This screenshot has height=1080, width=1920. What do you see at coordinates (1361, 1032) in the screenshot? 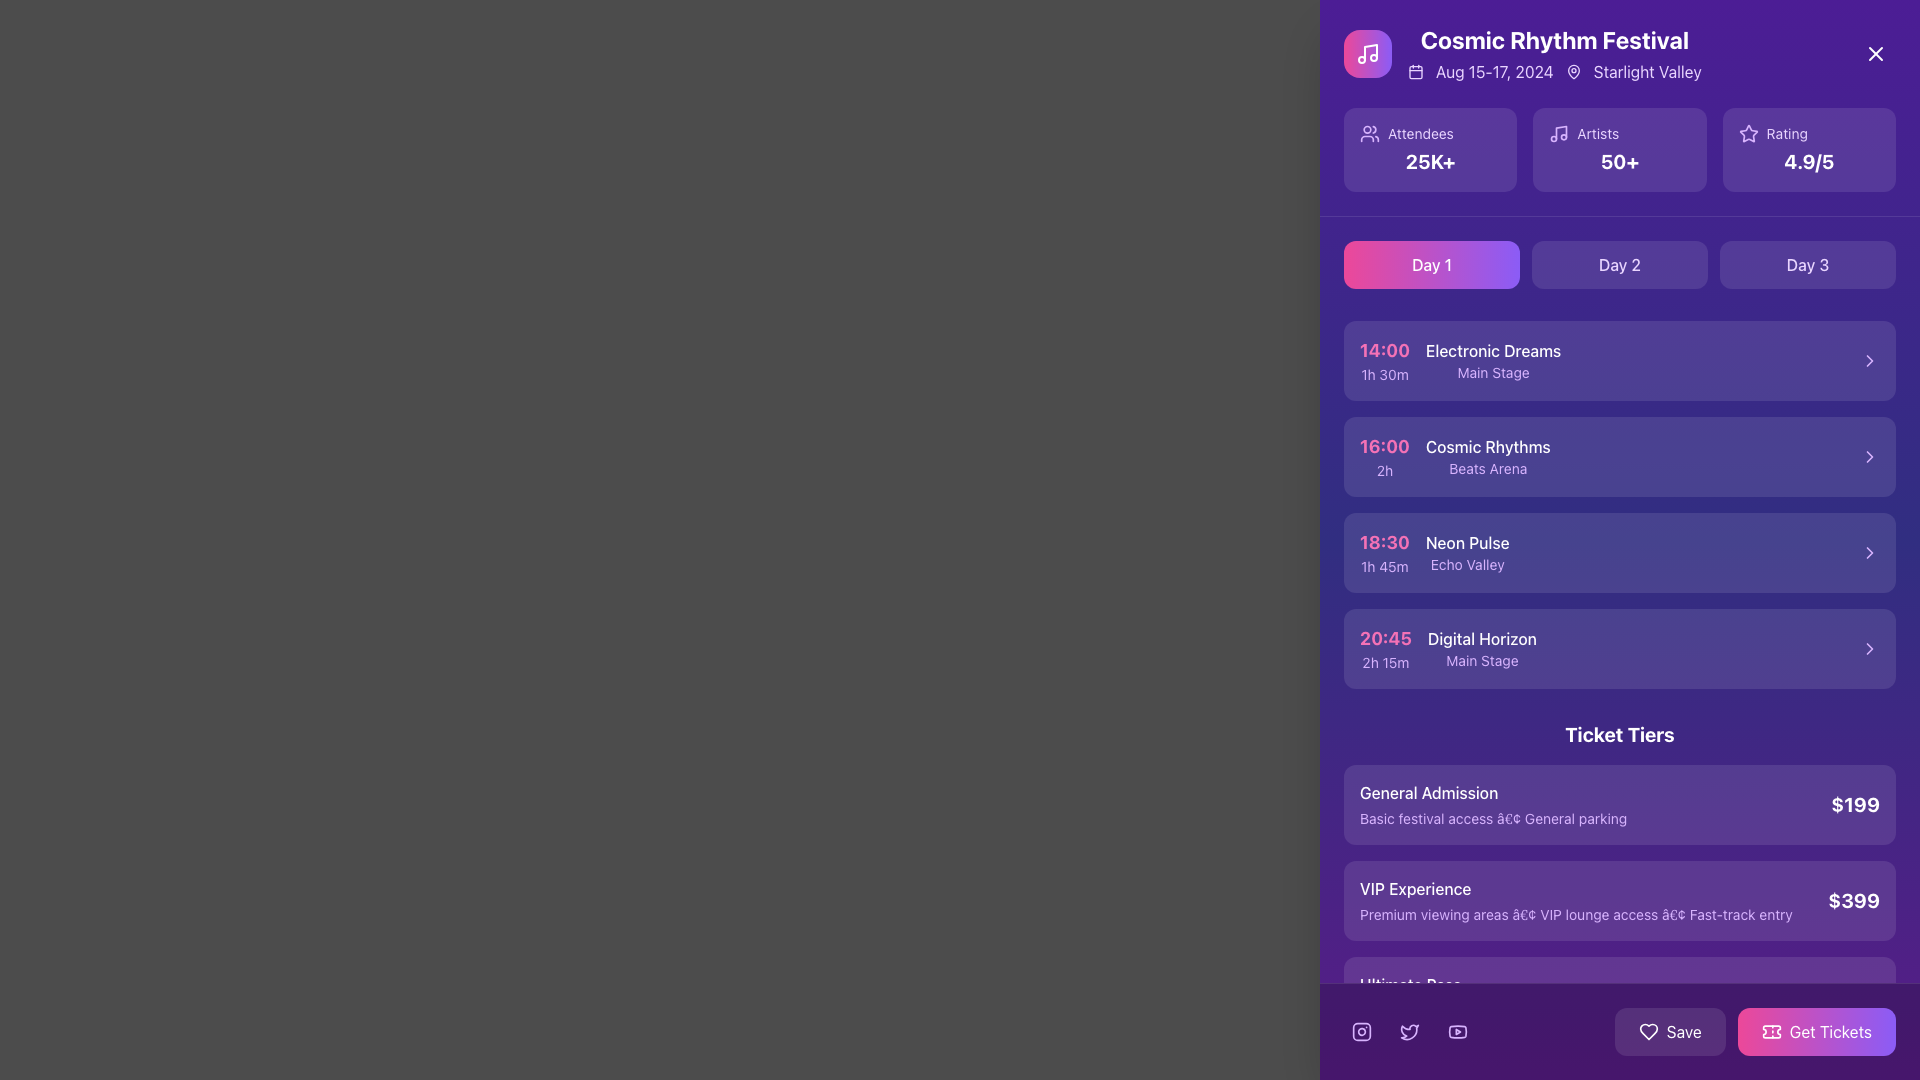
I see `the Instagram button located at the bottom-left corner of the interface` at bounding box center [1361, 1032].